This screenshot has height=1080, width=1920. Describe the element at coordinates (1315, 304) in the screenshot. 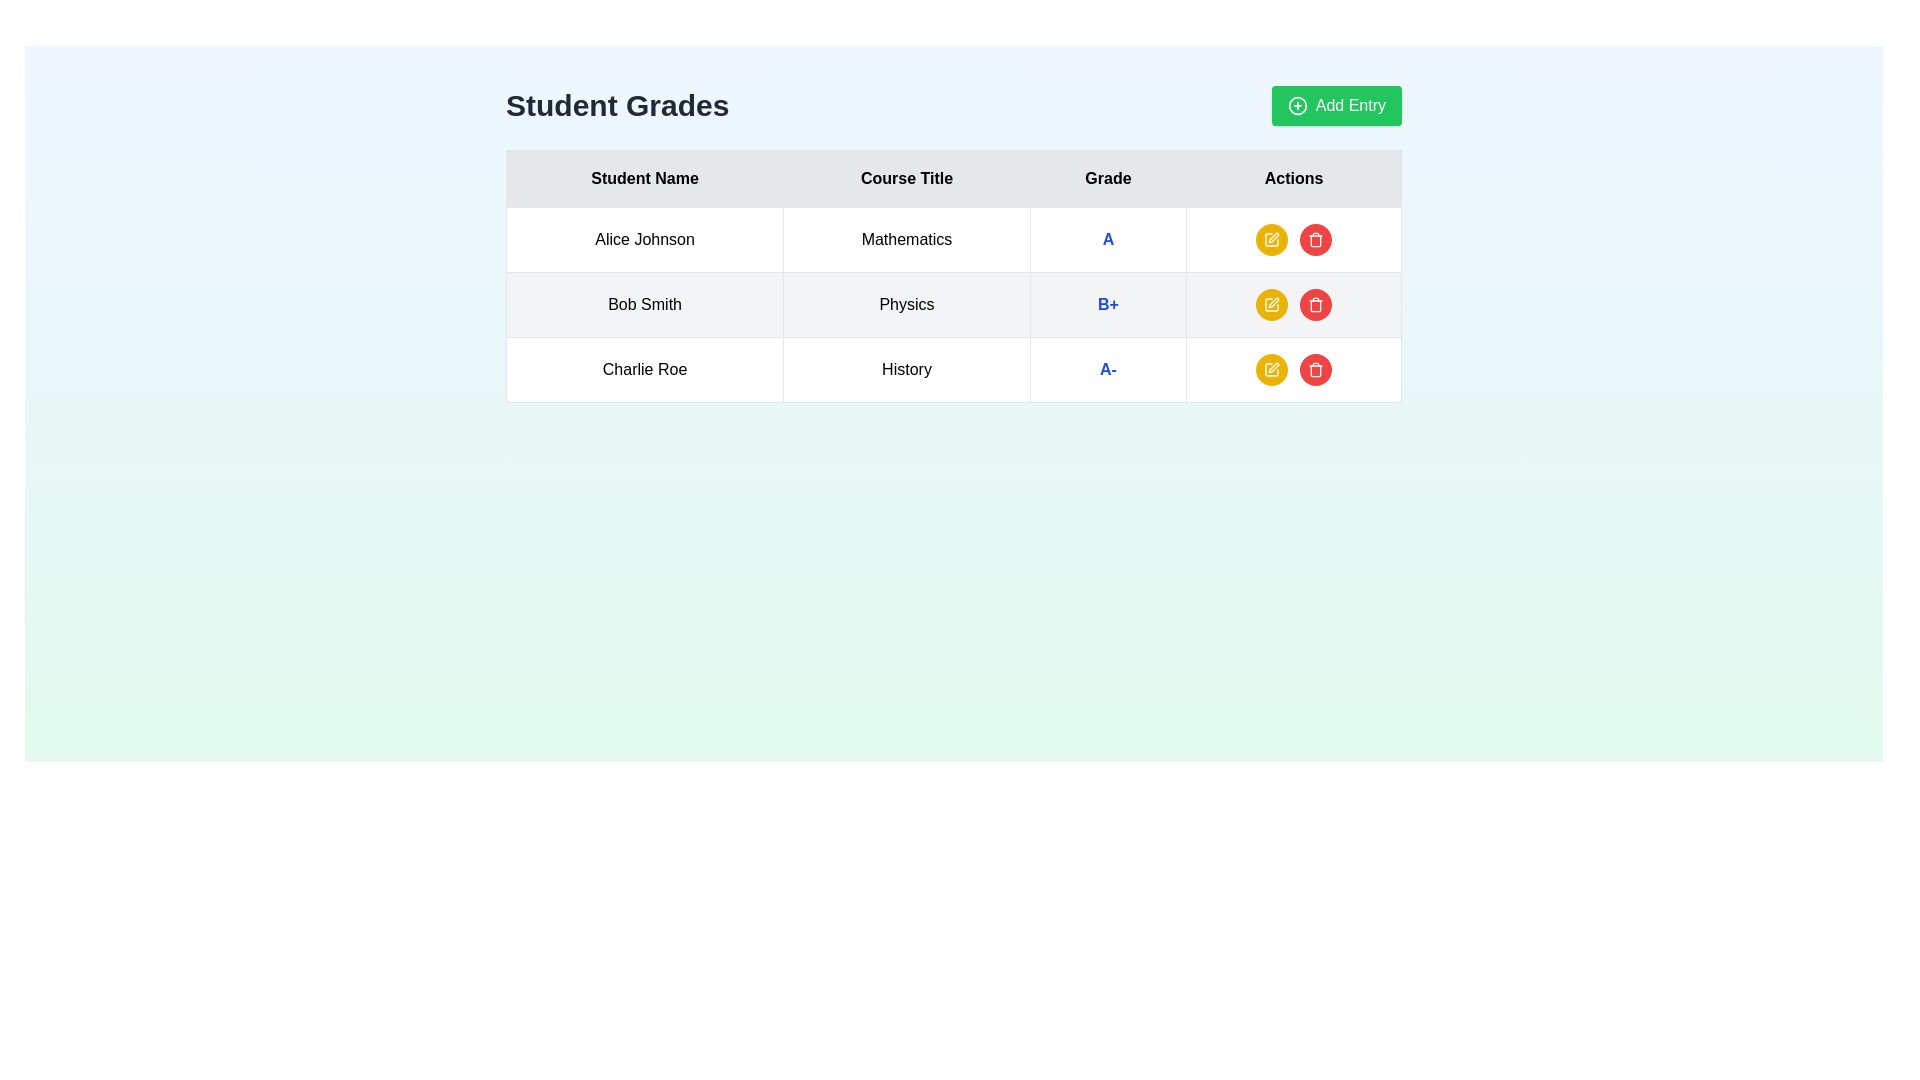

I see `the delete button in the 'Actions' column for 'Bob Smith'` at that location.